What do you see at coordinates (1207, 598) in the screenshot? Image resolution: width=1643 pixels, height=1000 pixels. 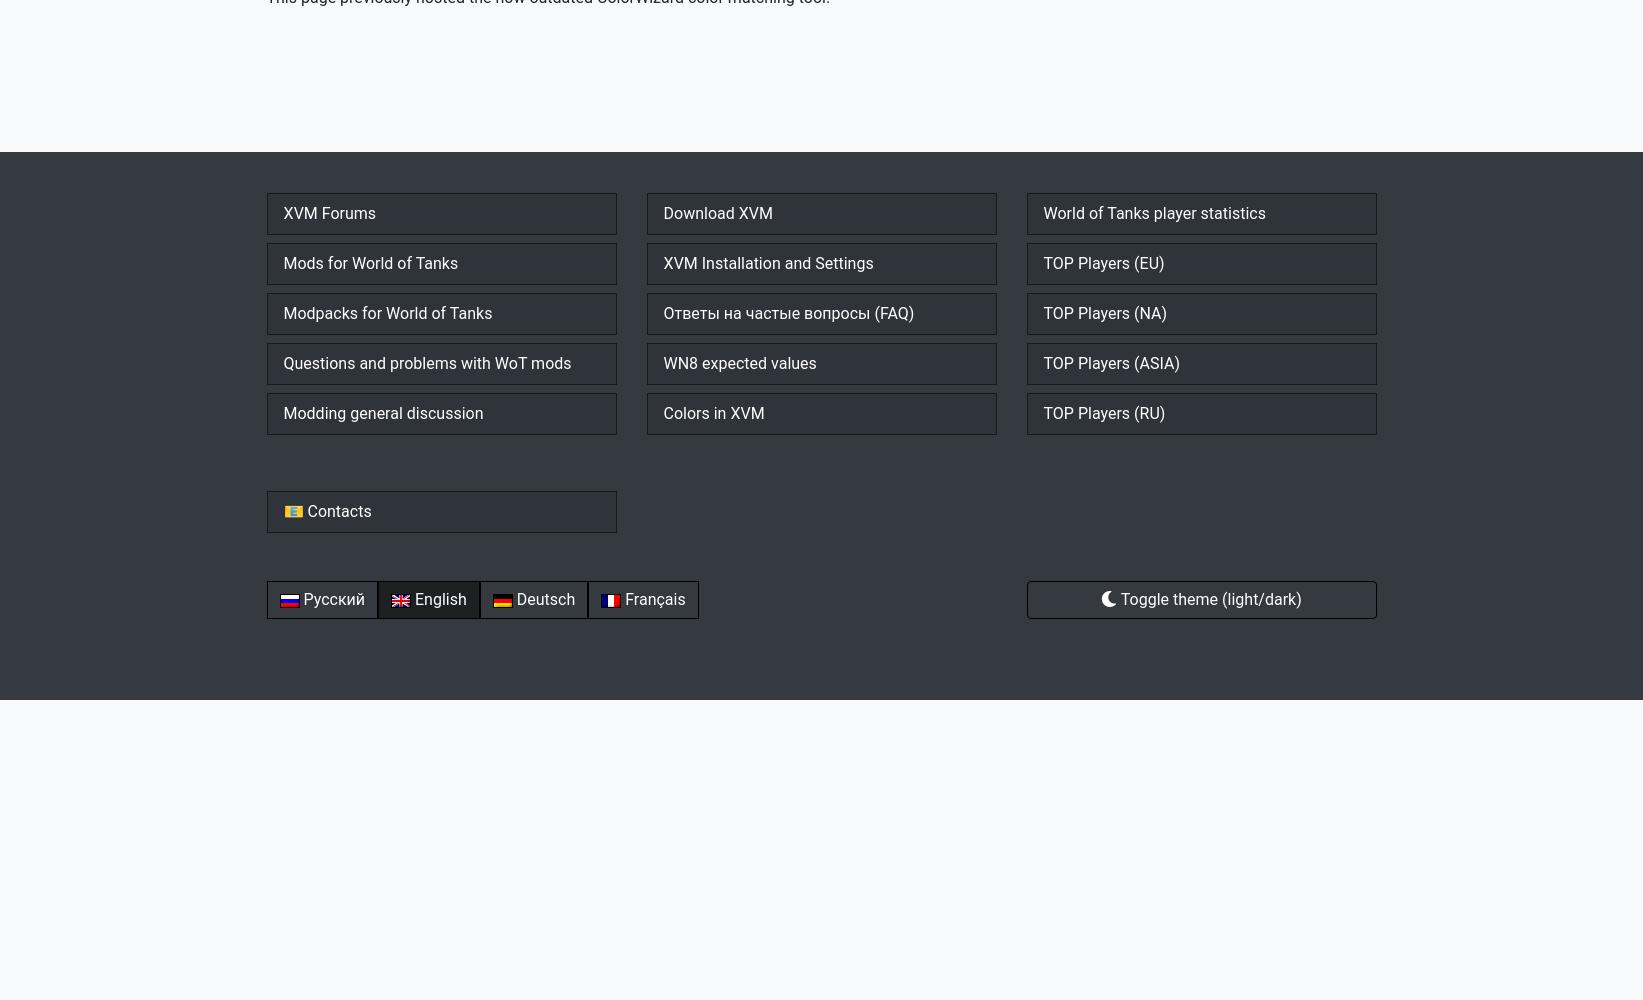 I see `'Toggle theme (light/dark)'` at bounding box center [1207, 598].